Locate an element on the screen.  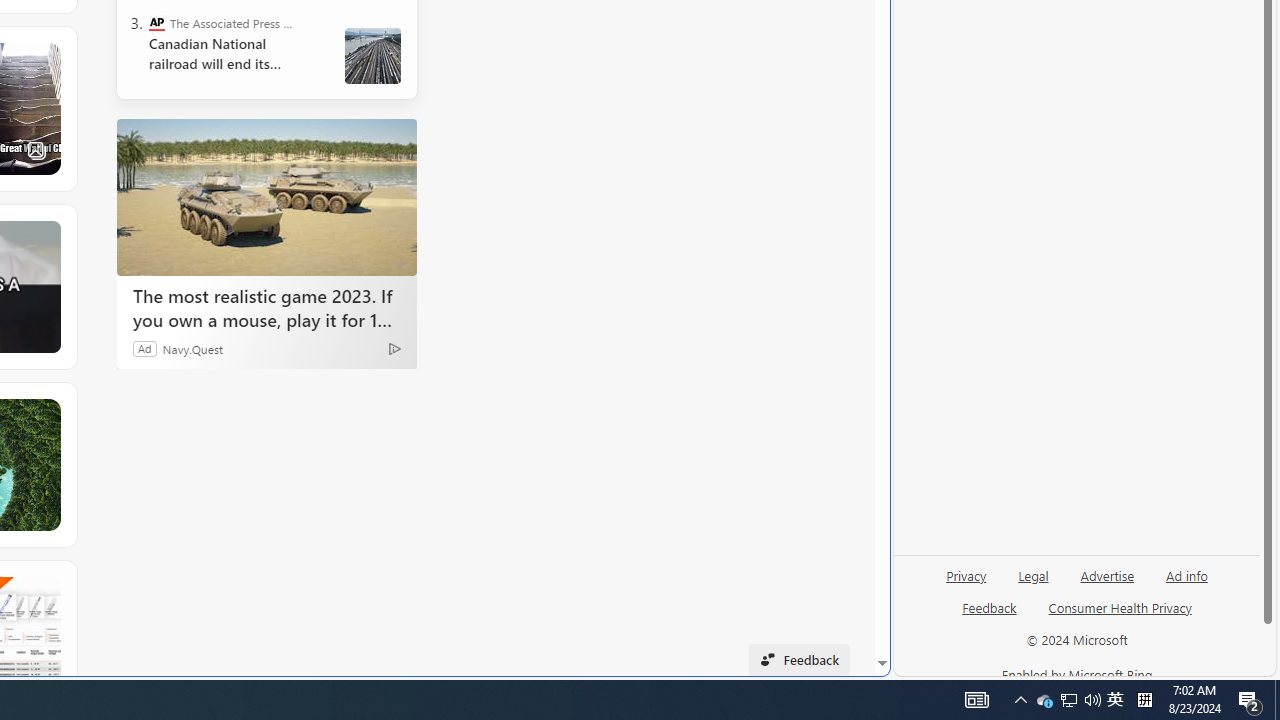
'Navy.Quest' is located at coordinates (193, 347).